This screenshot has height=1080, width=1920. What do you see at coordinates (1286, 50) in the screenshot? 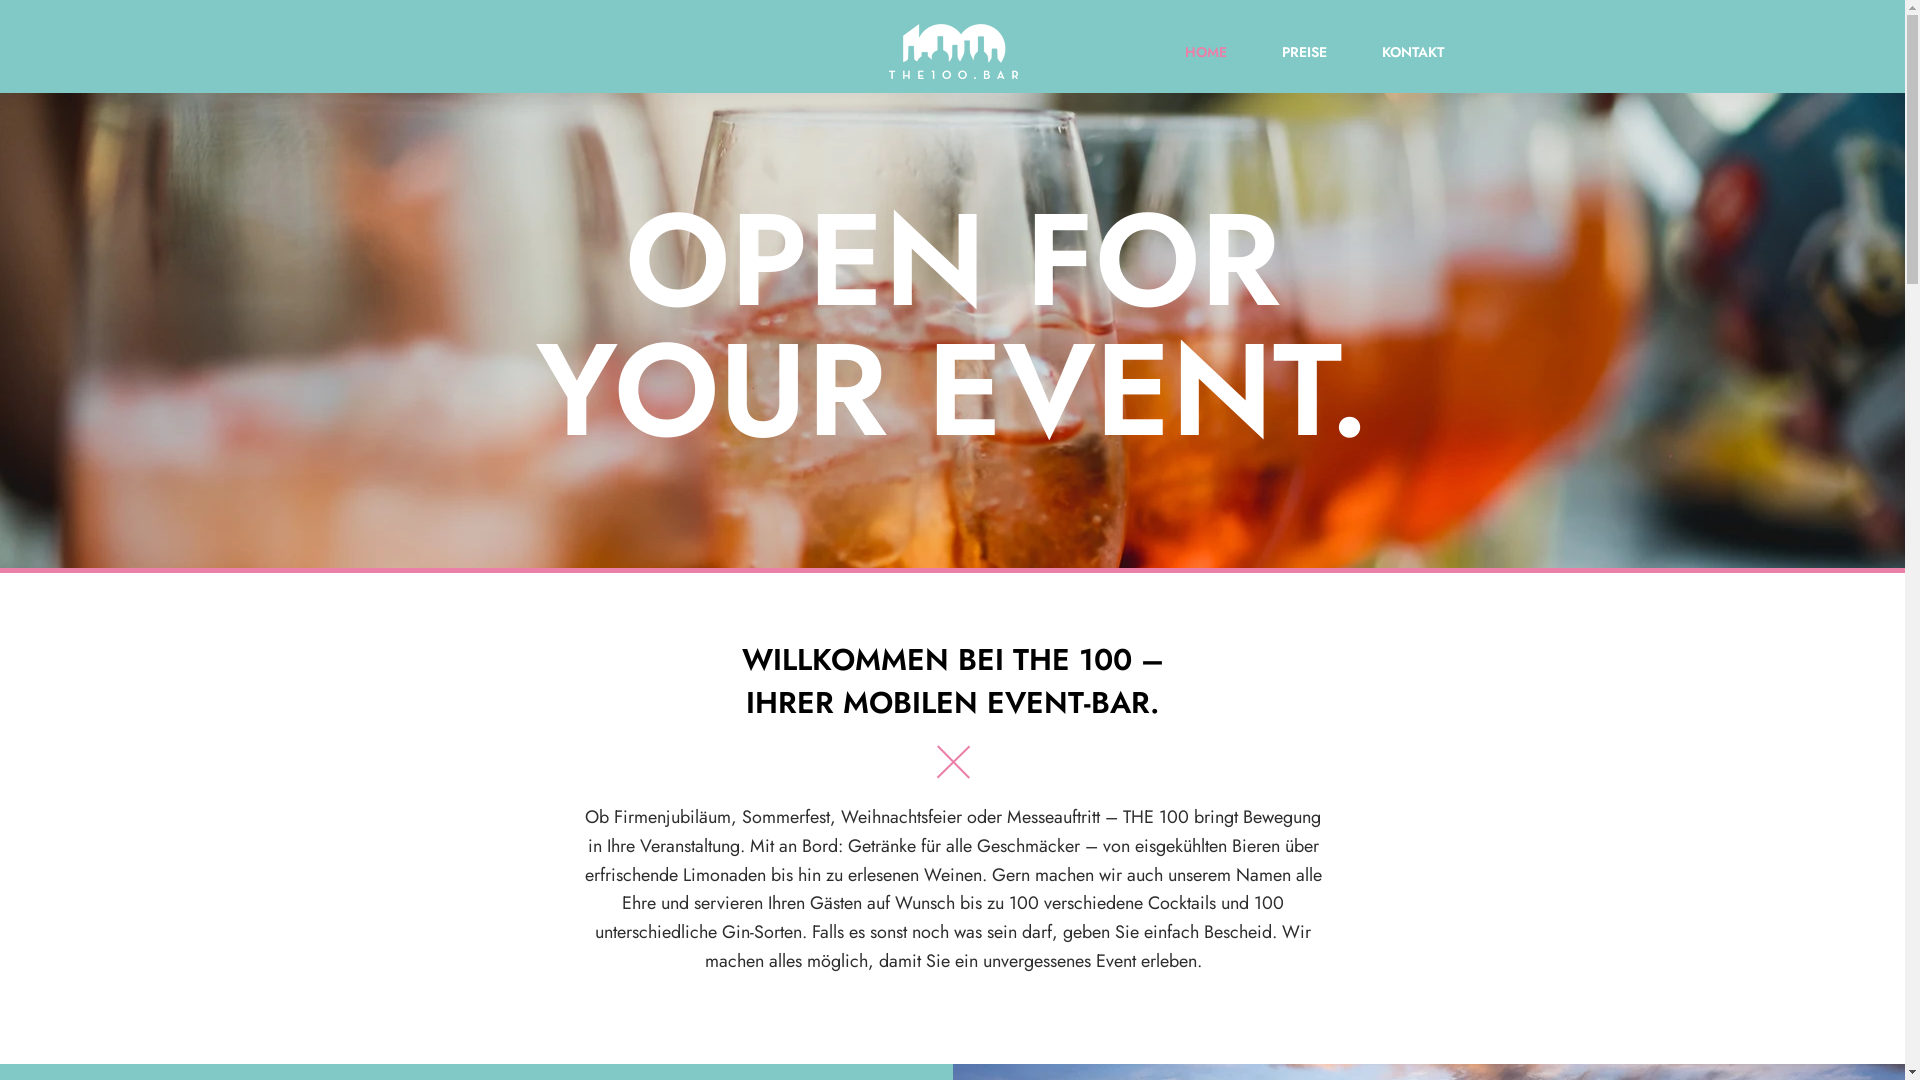
I see `'PREISE'` at bounding box center [1286, 50].